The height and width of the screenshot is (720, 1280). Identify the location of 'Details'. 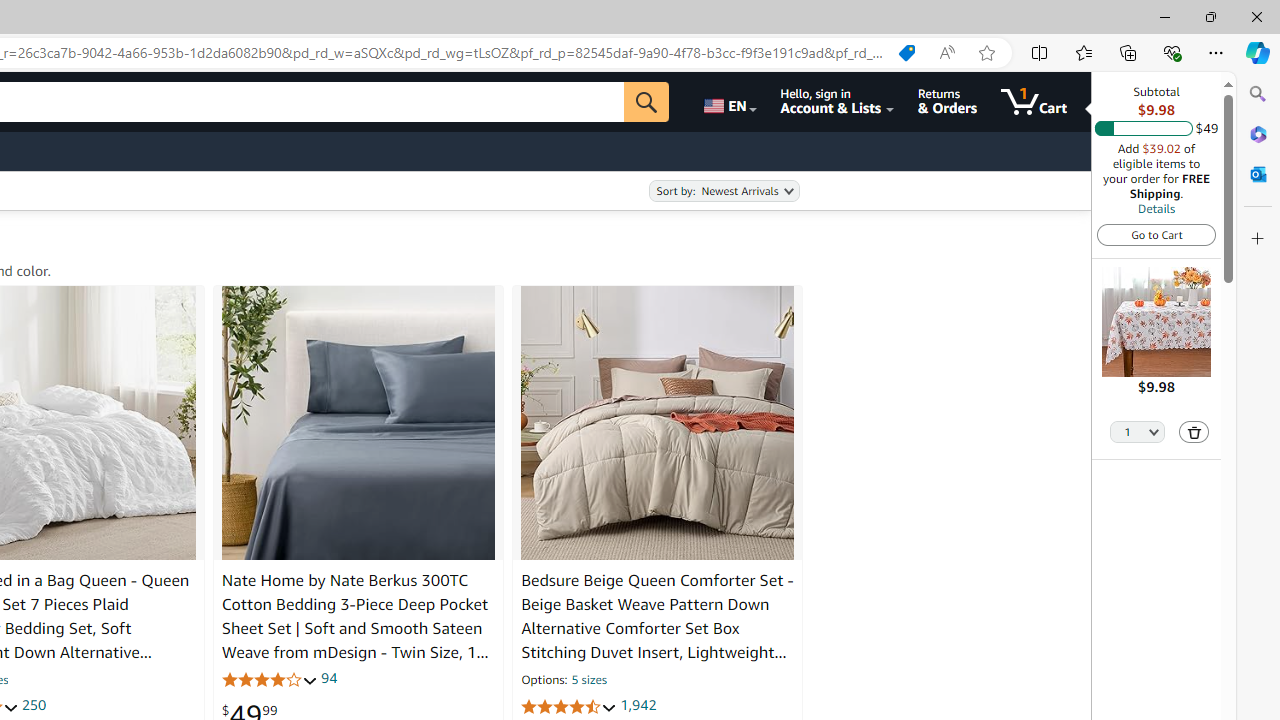
(1156, 208).